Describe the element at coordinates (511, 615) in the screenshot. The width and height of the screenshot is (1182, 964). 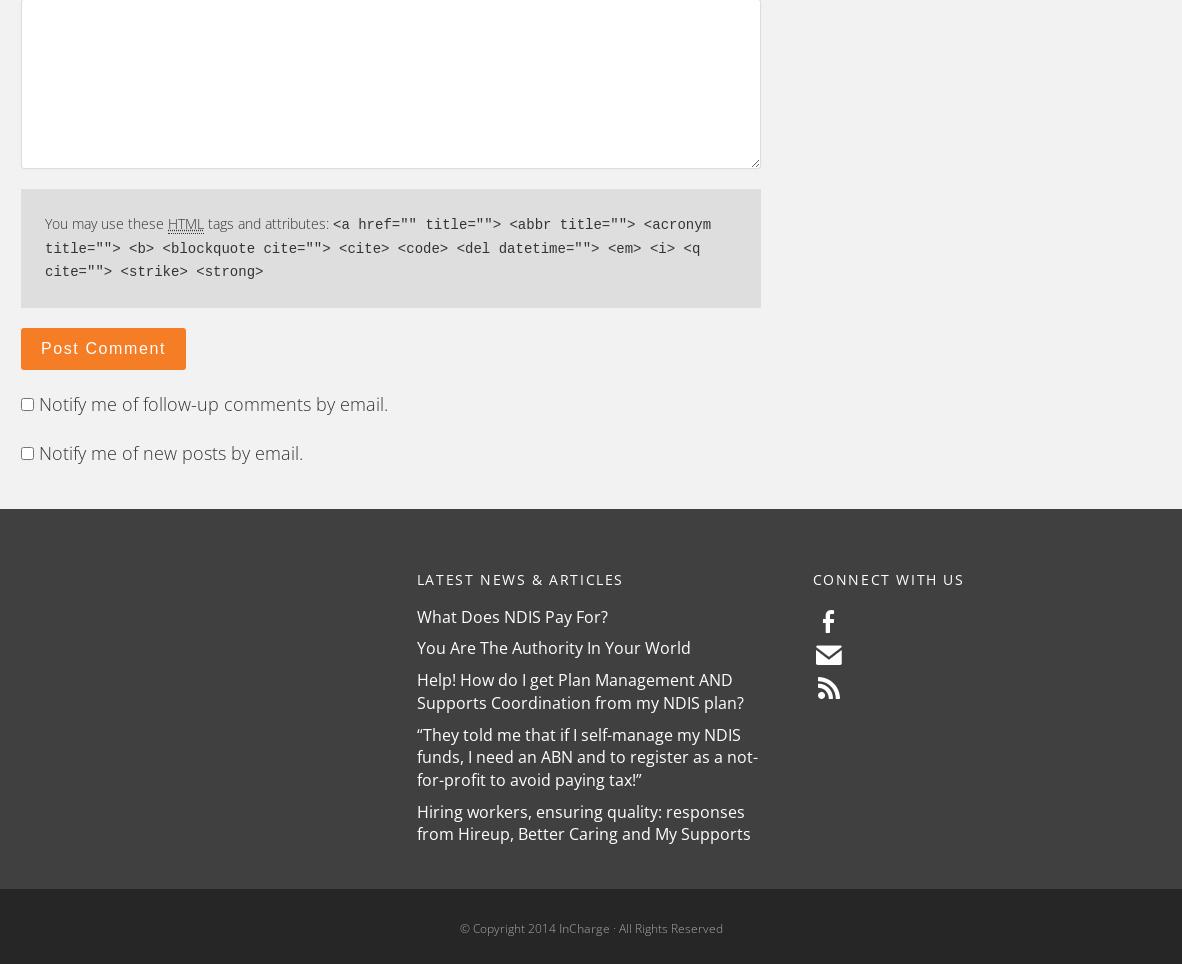
I see `'What Does NDIS Pay For?'` at that location.